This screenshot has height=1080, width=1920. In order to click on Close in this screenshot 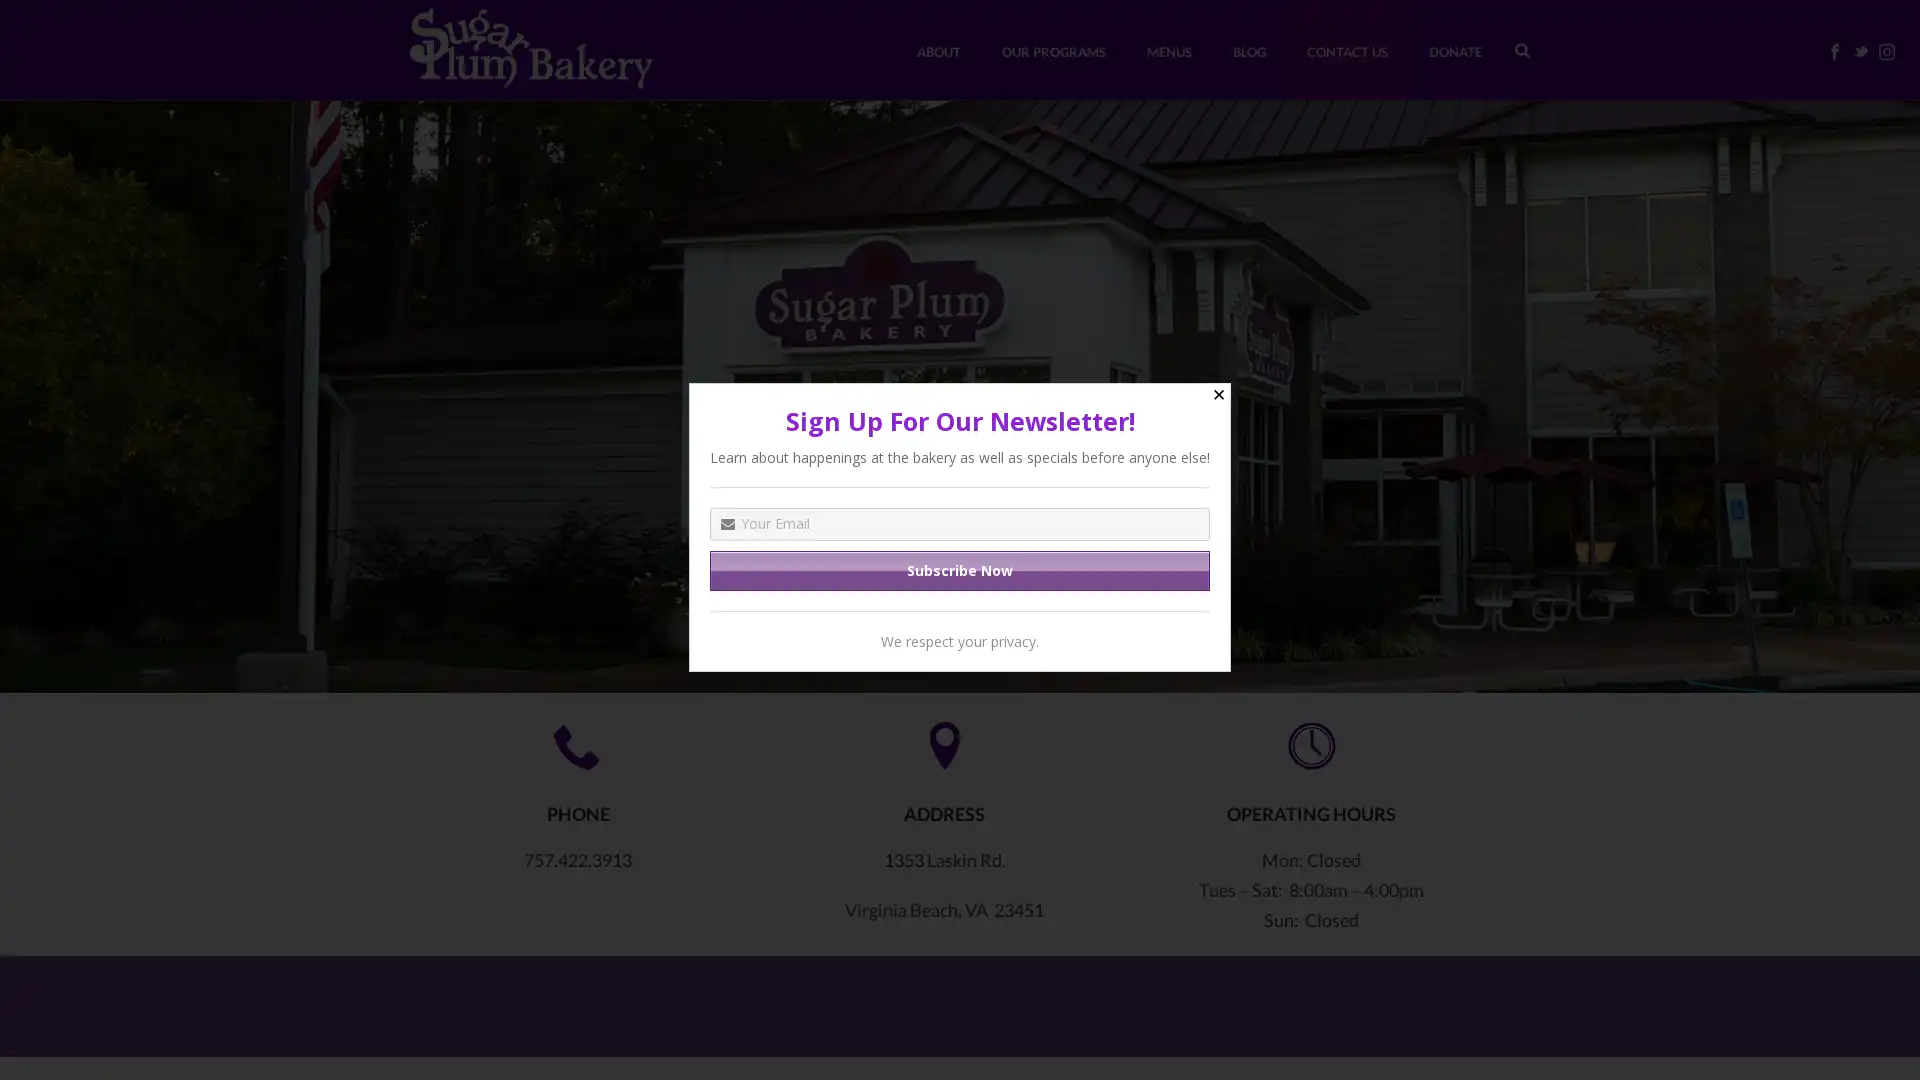, I will do `click(1217, 395)`.